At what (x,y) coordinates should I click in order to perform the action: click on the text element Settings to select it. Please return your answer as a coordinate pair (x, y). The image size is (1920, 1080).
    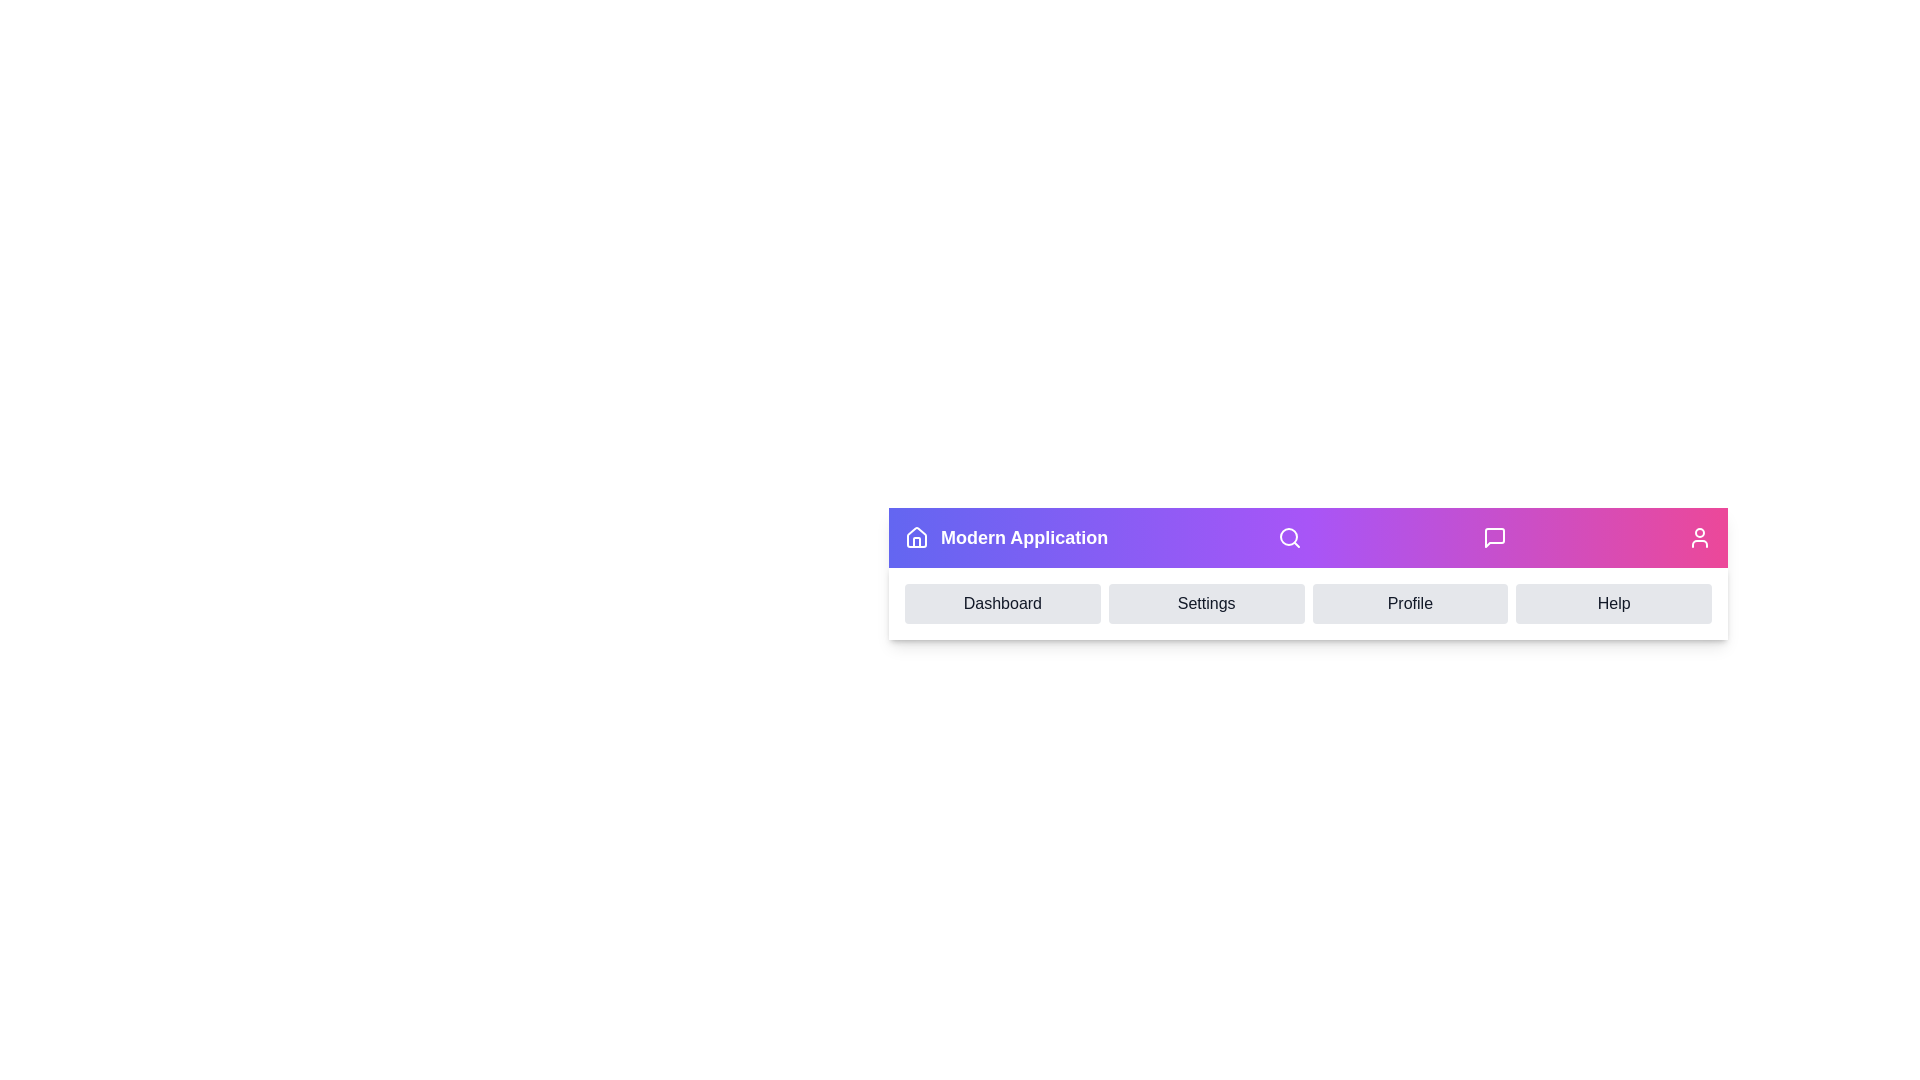
    Looking at the image, I should click on (1205, 603).